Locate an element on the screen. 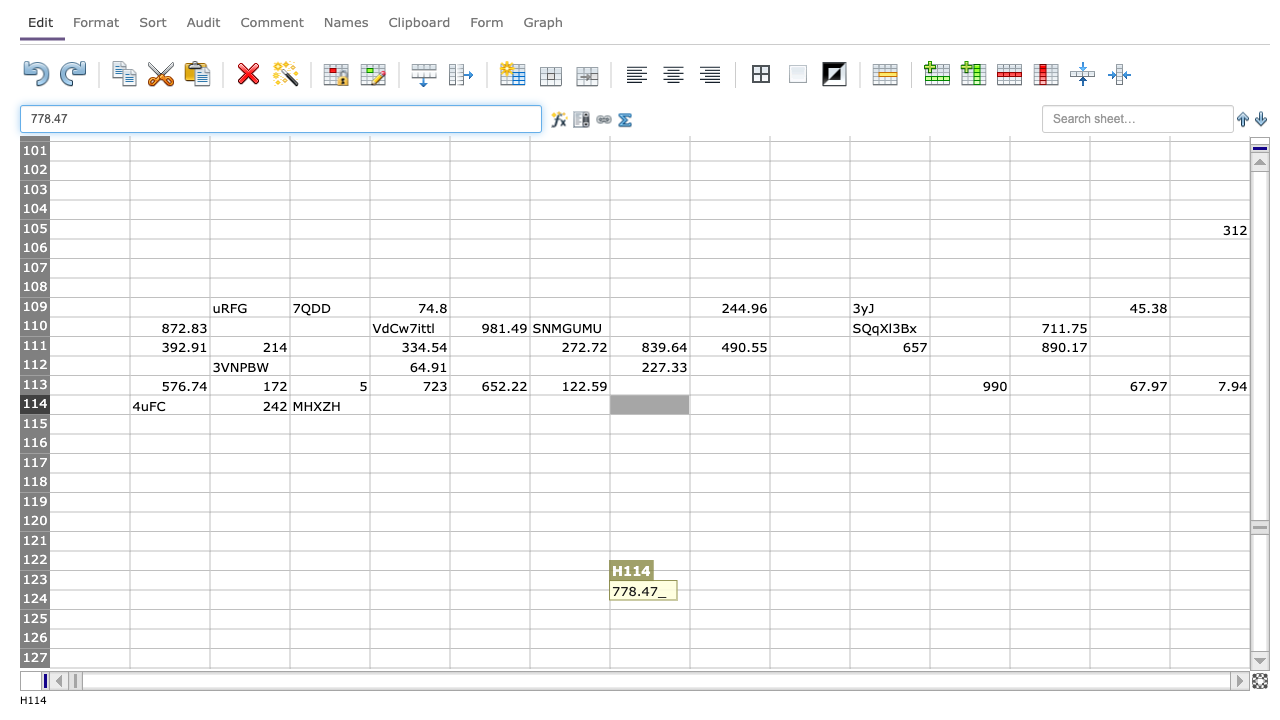 This screenshot has width=1280, height=720. on I124 is located at coordinates (728, 598).